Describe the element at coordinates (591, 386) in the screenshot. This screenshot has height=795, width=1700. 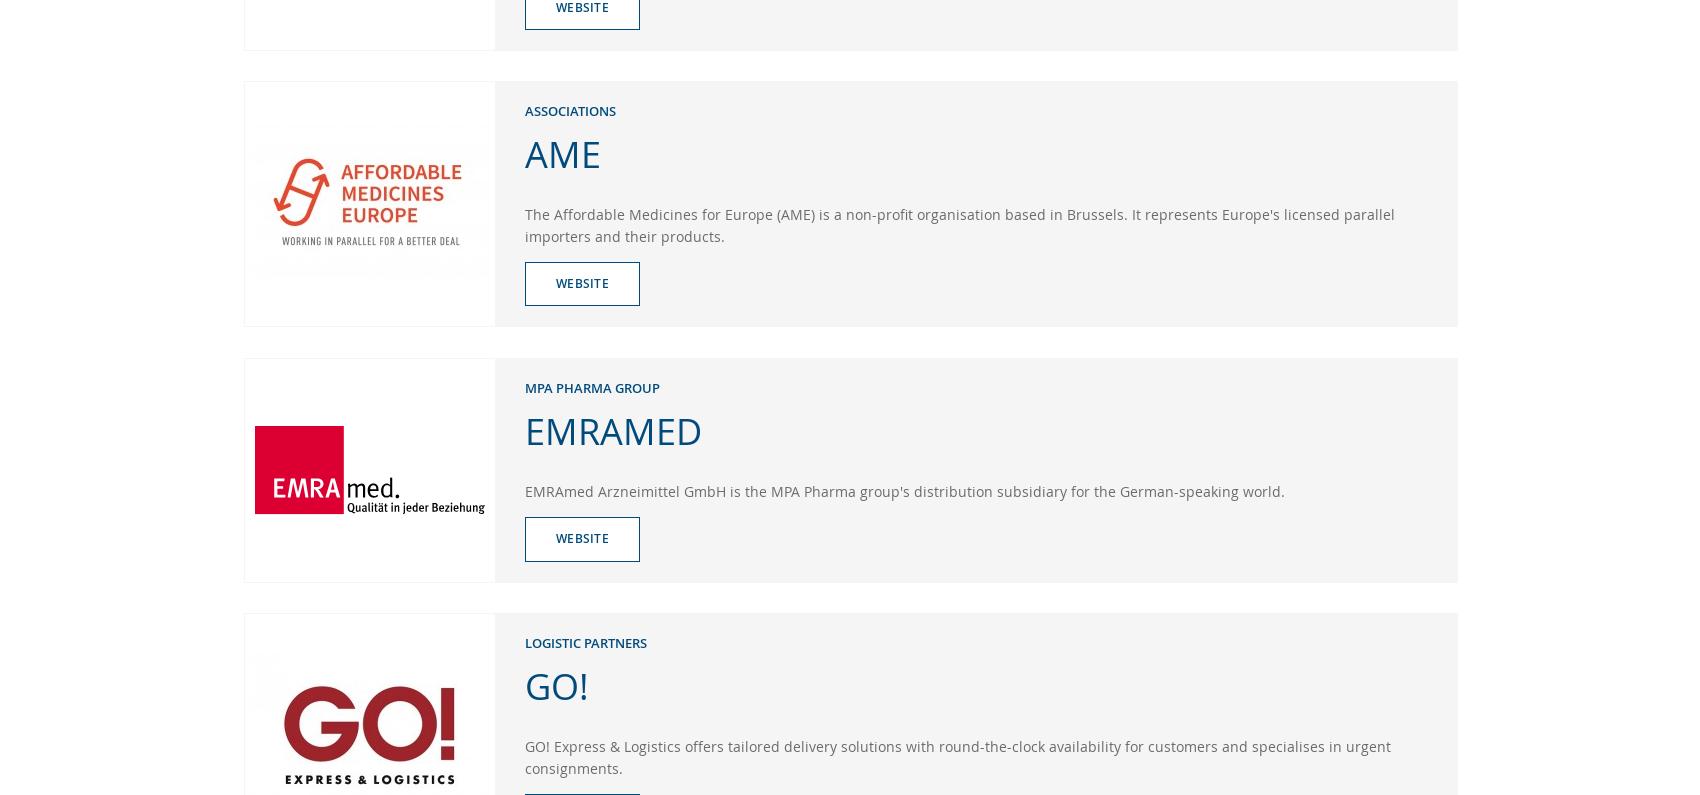
I see `'MPA Pharma Group'` at that location.